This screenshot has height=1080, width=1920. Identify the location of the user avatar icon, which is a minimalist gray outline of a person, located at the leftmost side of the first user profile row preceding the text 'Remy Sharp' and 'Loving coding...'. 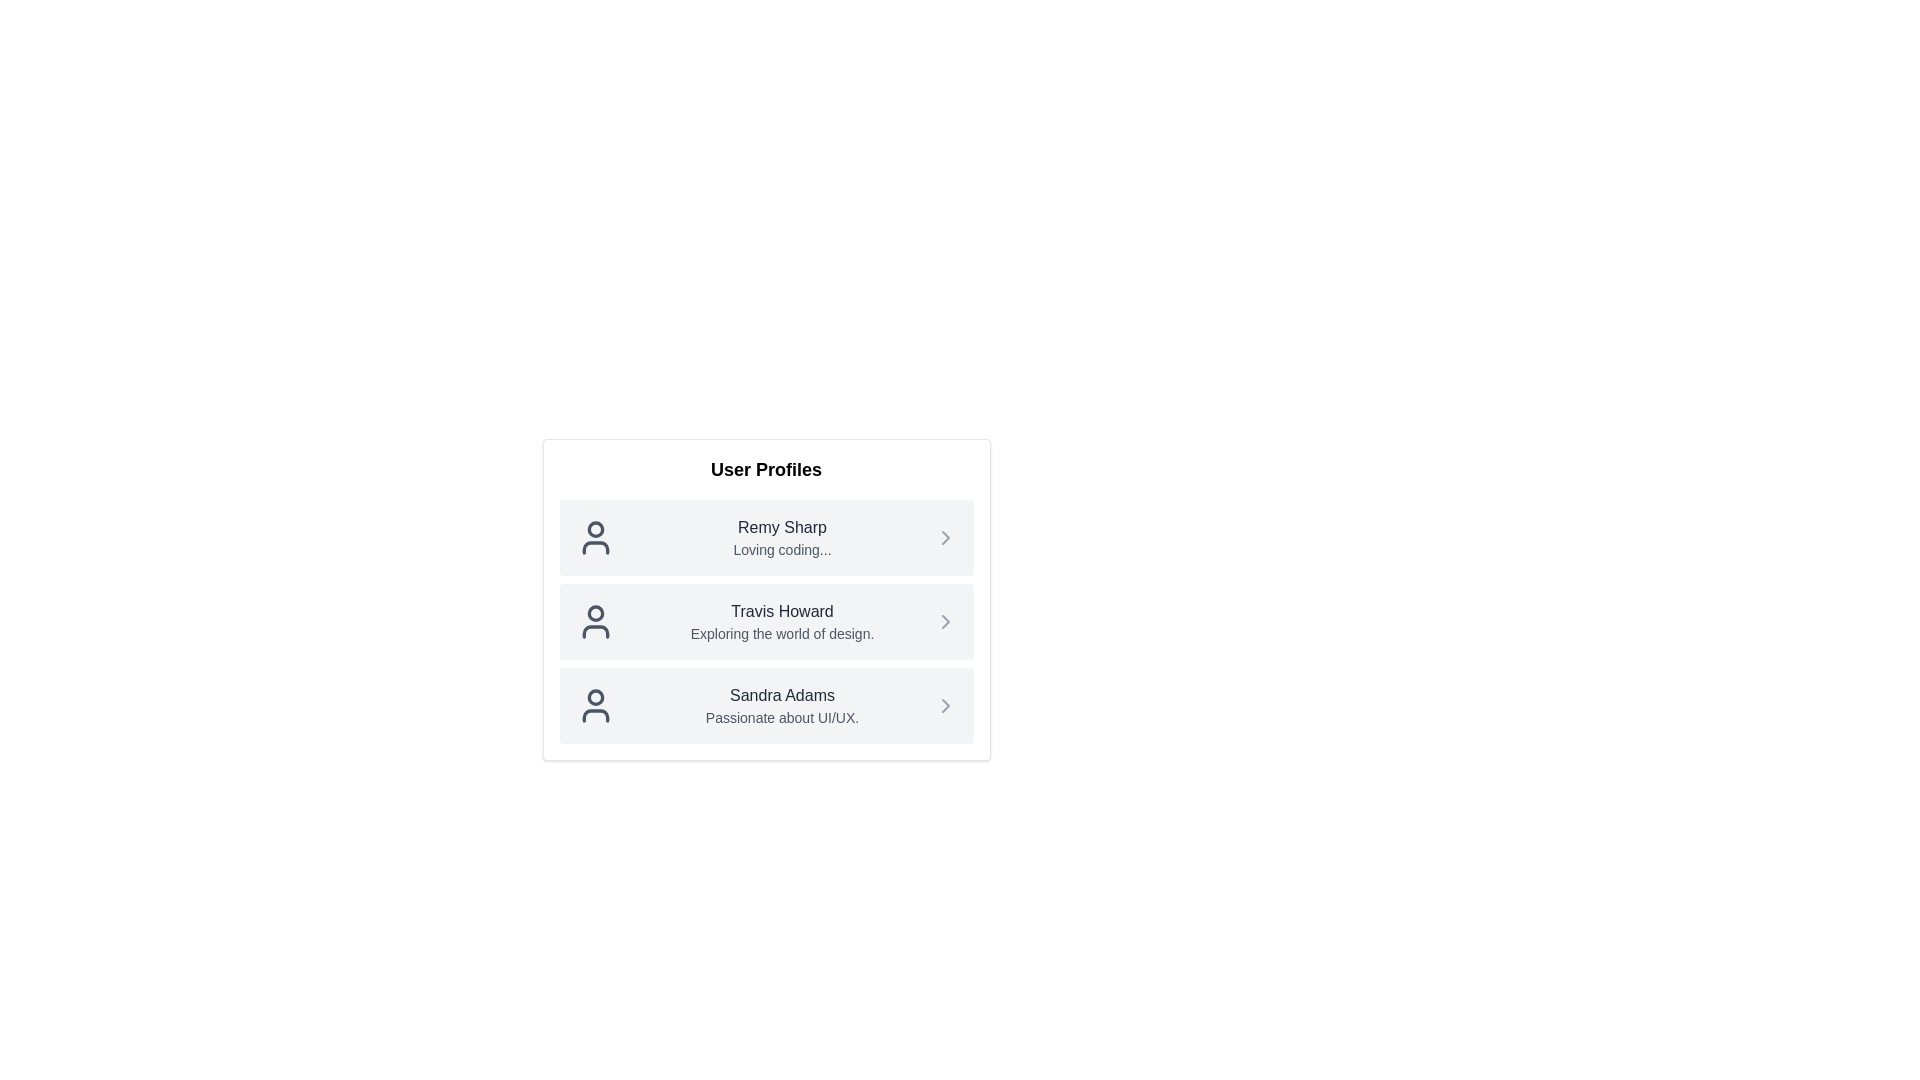
(594, 536).